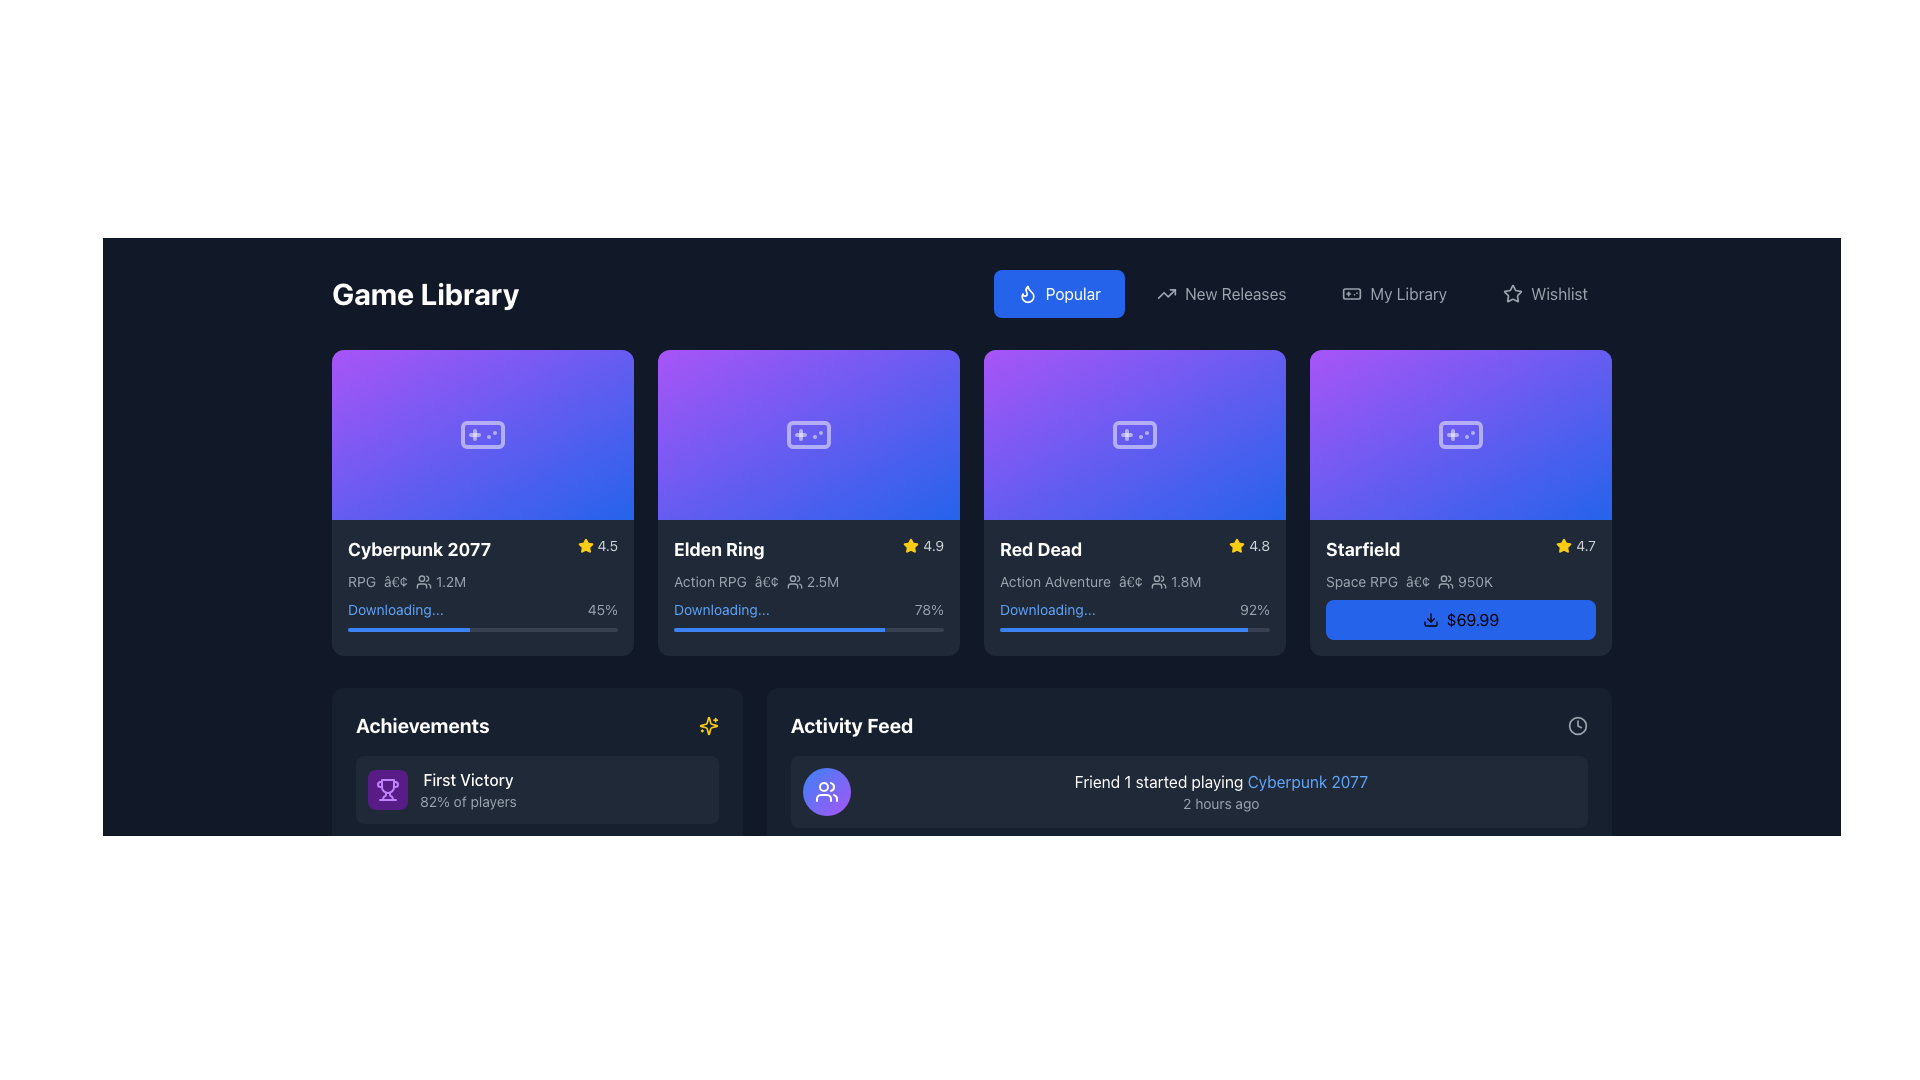  Describe the element at coordinates (1058, 293) in the screenshot. I see `the 'Popular' button, which is a rectangular button with rounded corners, featuring a blue background and white text, located in the top navigation bar` at that location.